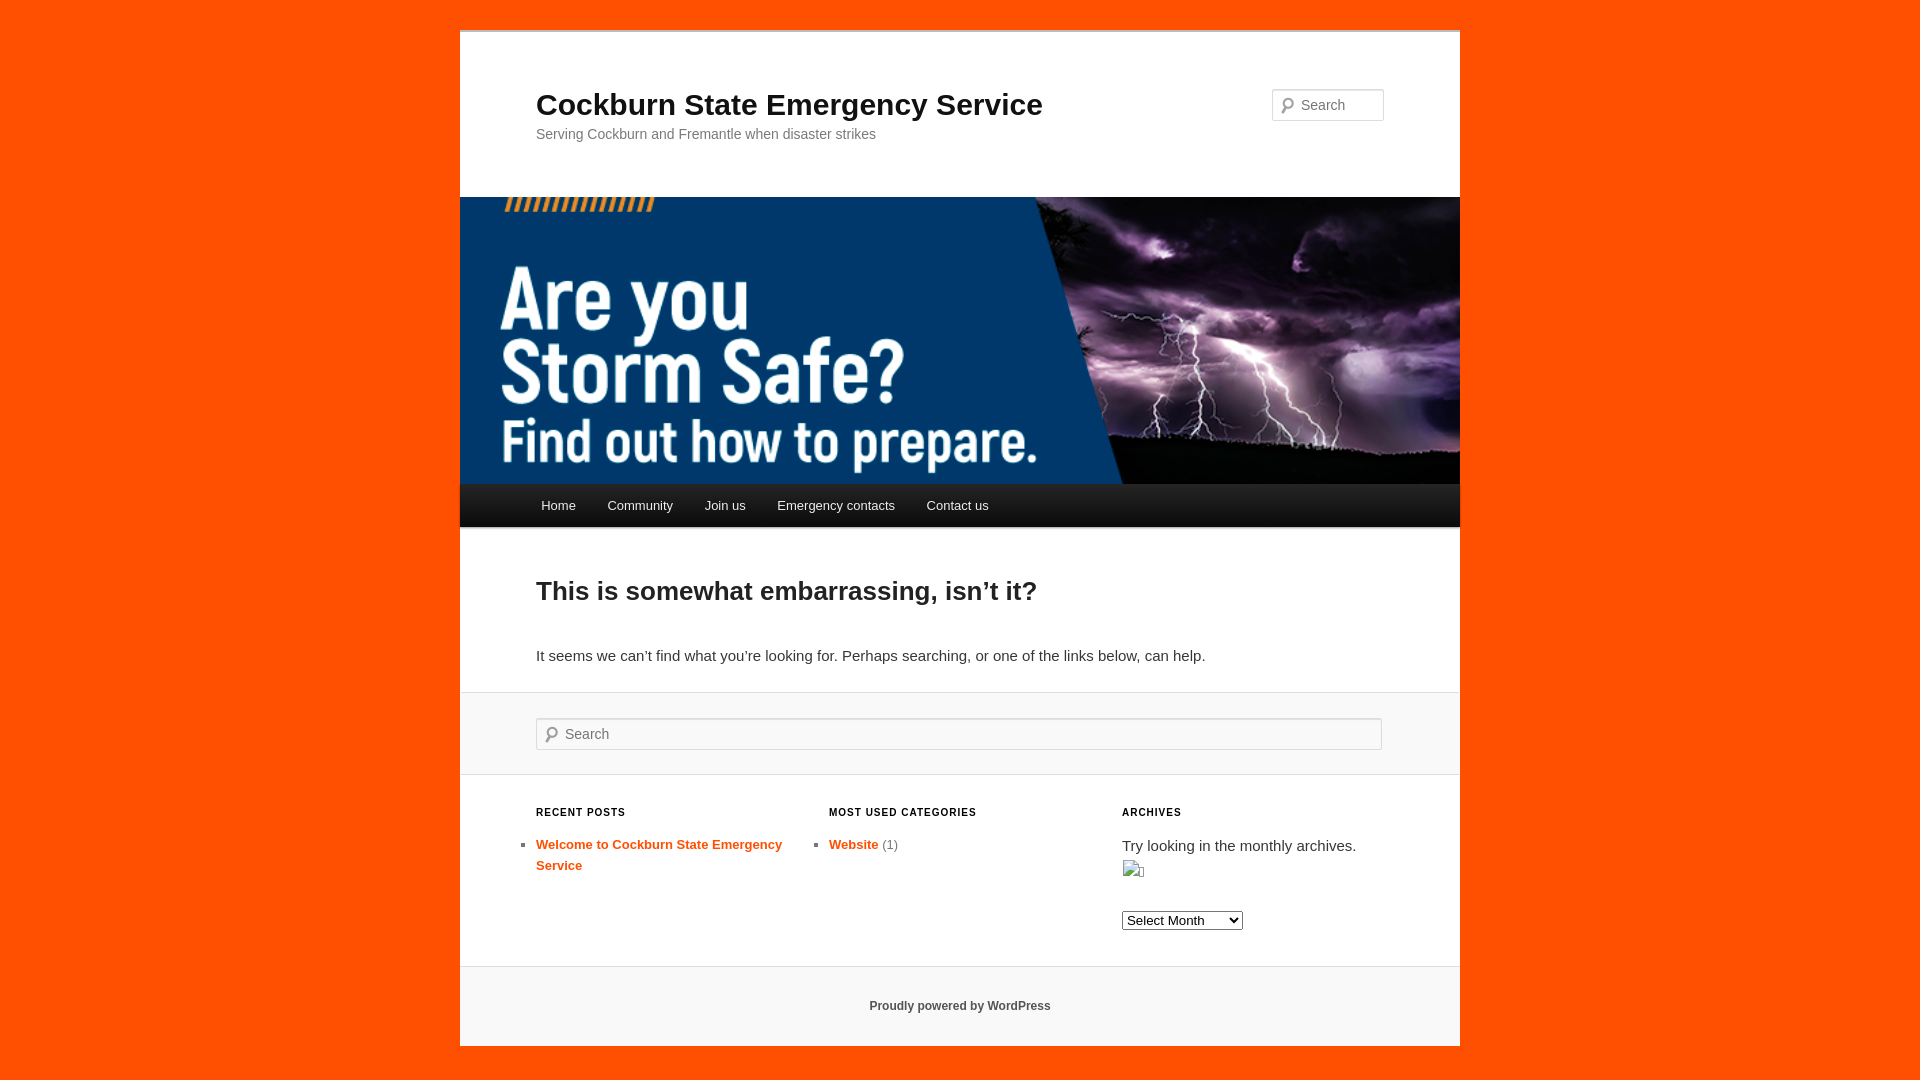  I want to click on 'Contact us', so click(910, 504).